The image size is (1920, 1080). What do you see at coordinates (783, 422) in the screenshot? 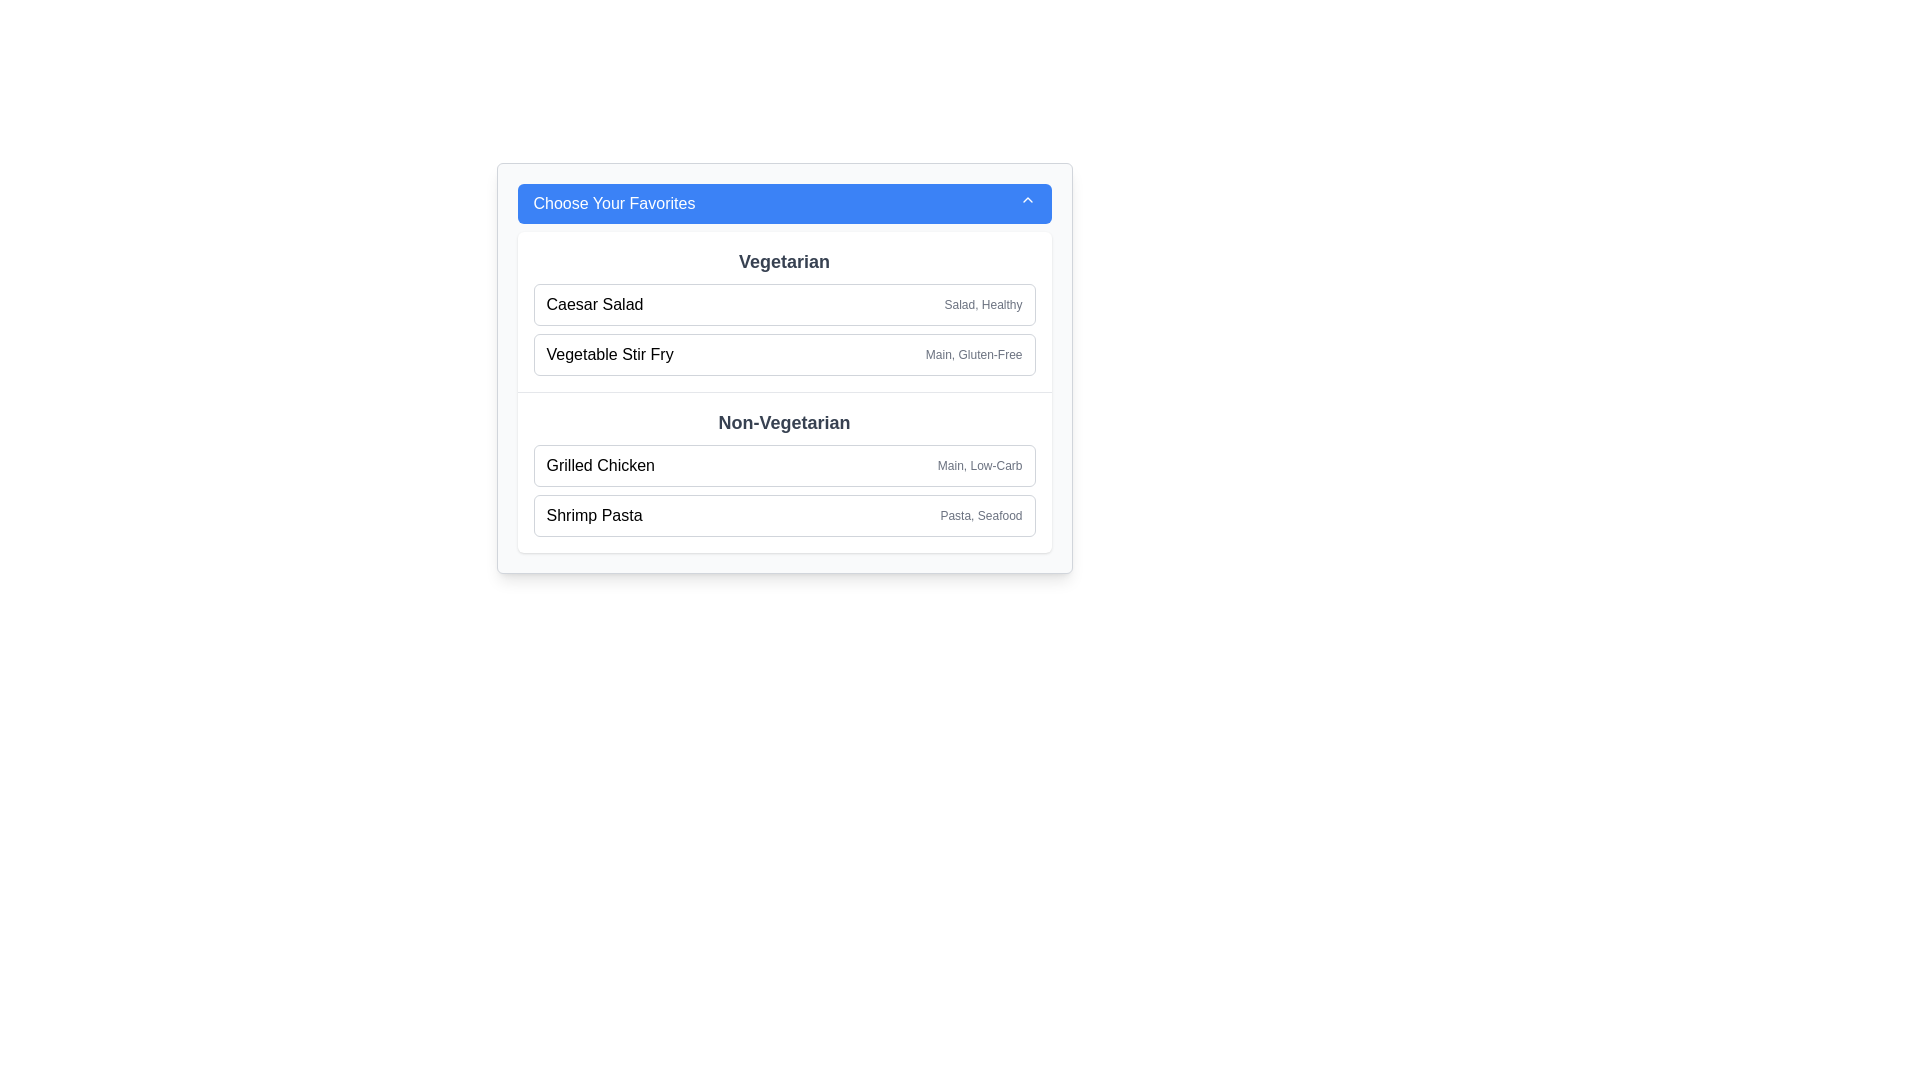
I see `the non-vegetarian food items category header text label located directly under the 'Vegetarian' section header` at bounding box center [783, 422].